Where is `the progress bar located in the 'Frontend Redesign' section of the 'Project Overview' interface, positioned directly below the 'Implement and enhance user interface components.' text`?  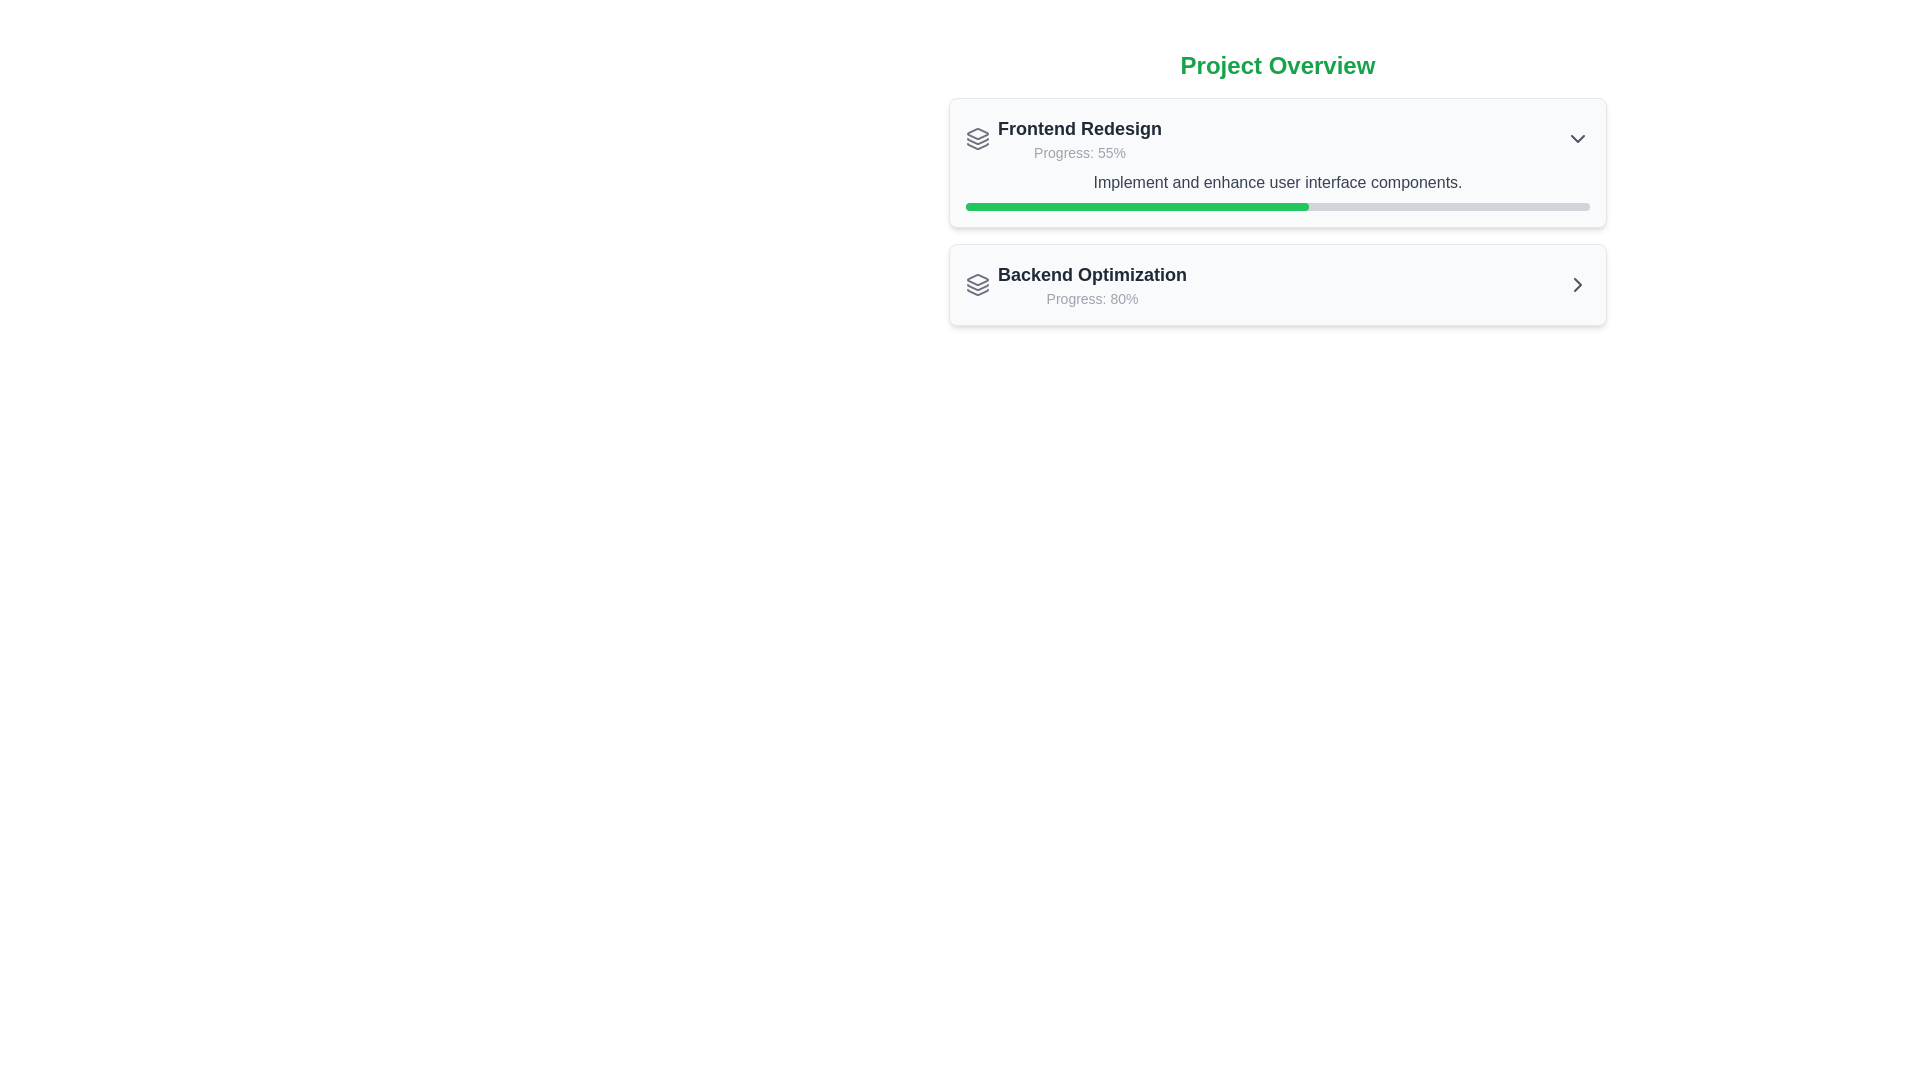
the progress bar located in the 'Frontend Redesign' section of the 'Project Overview' interface, positioned directly below the 'Implement and enhance user interface components.' text is located at coordinates (1276, 207).